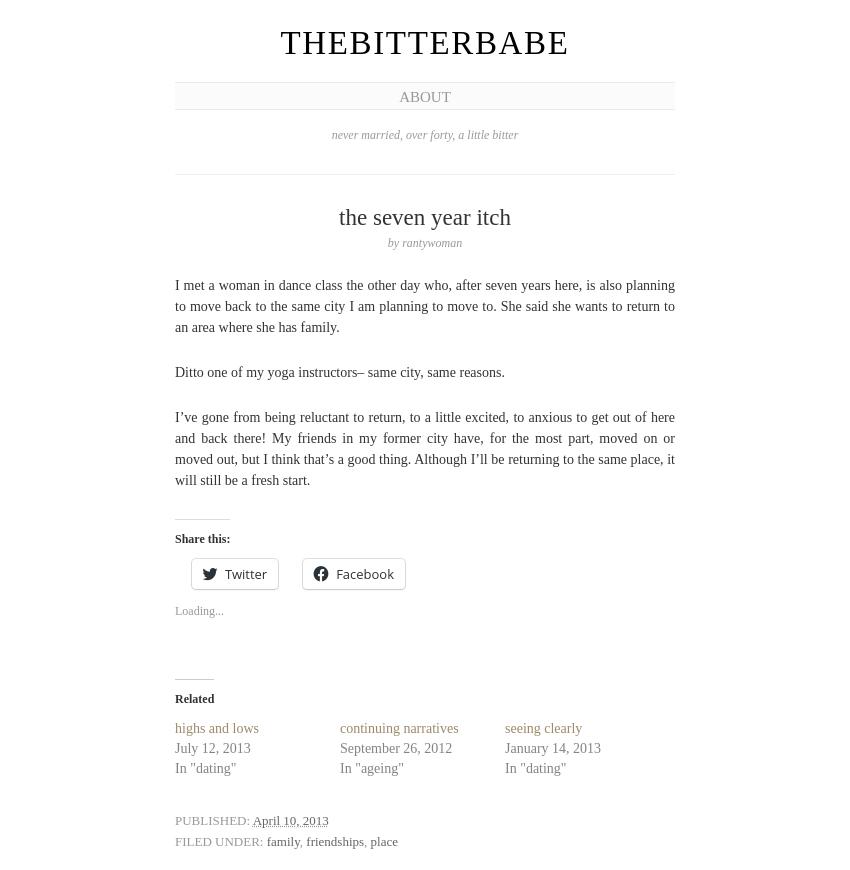  I want to click on 'Related', so click(193, 698).